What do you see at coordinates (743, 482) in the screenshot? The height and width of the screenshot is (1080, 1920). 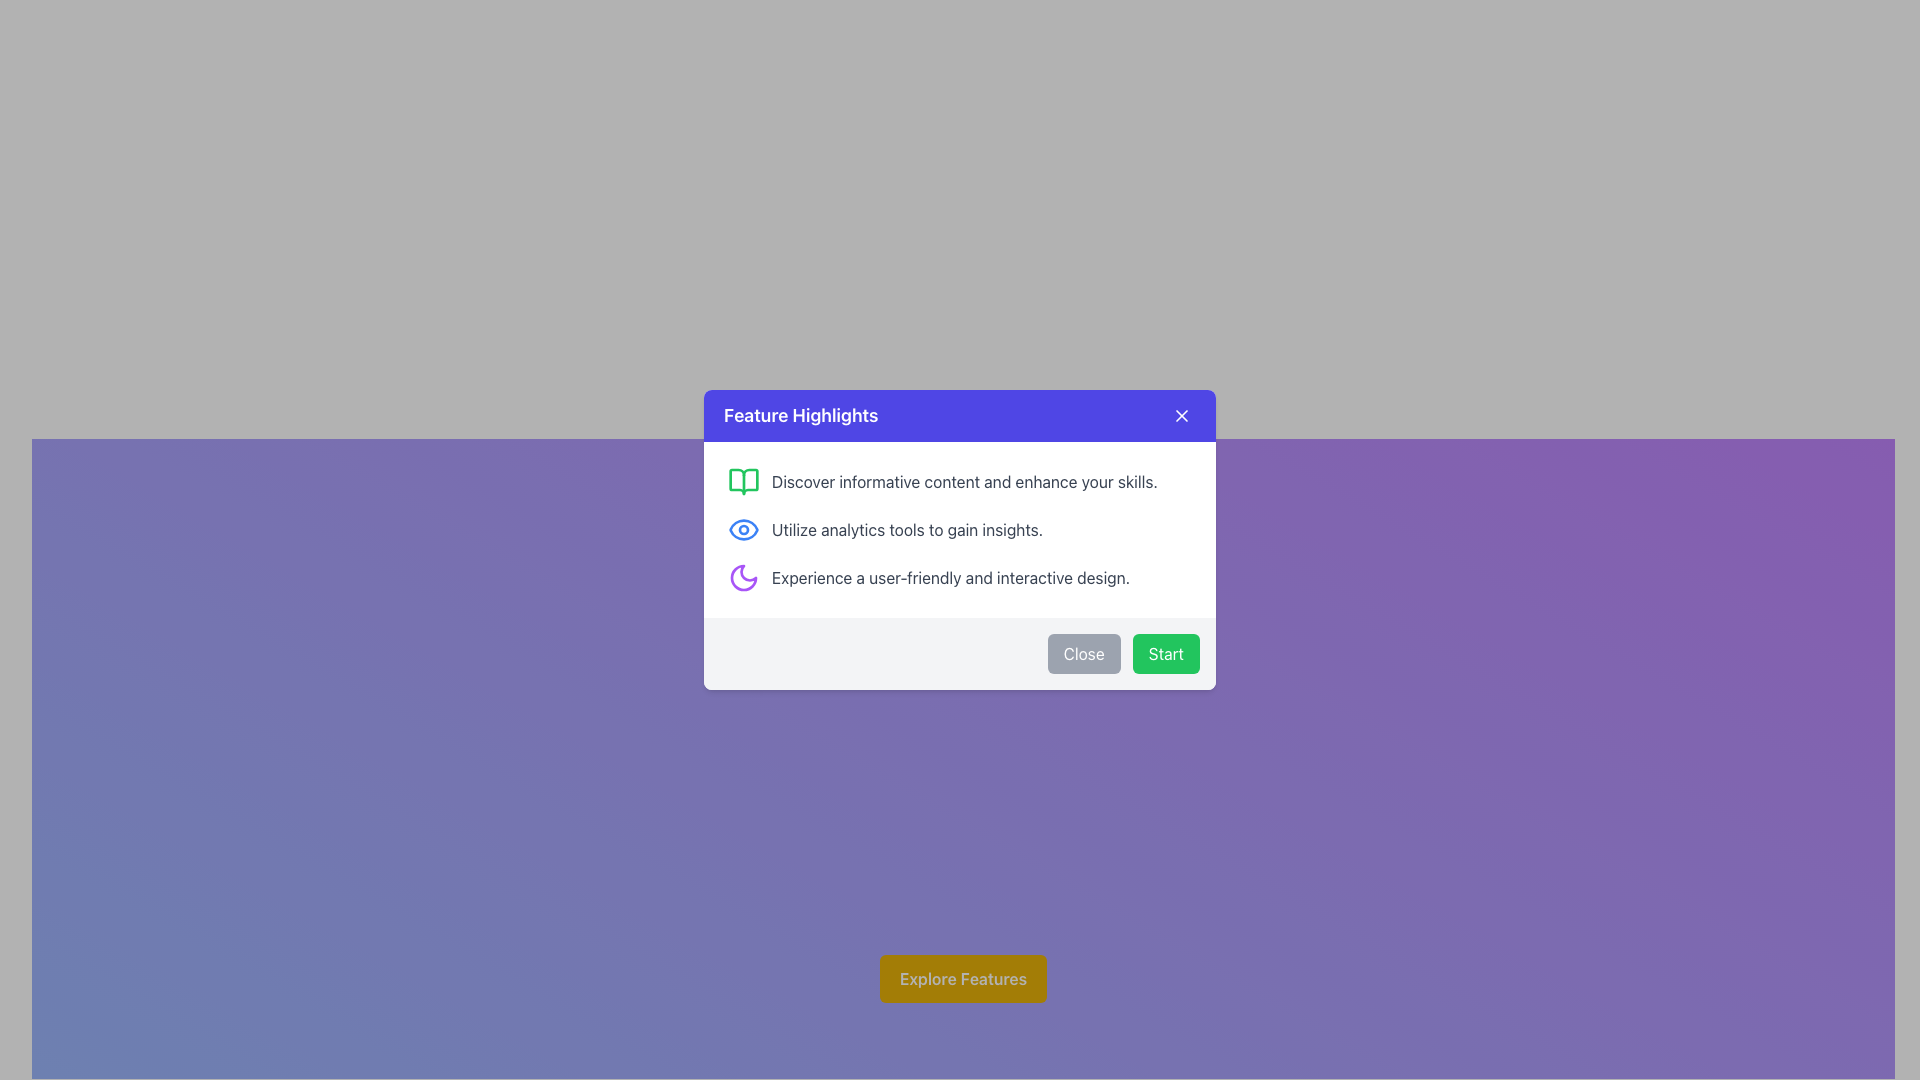 I see `the learning icon located in the top-left corner of the 'Feature Highlights' dialog box, which visually represents the concept of learning or information` at bounding box center [743, 482].